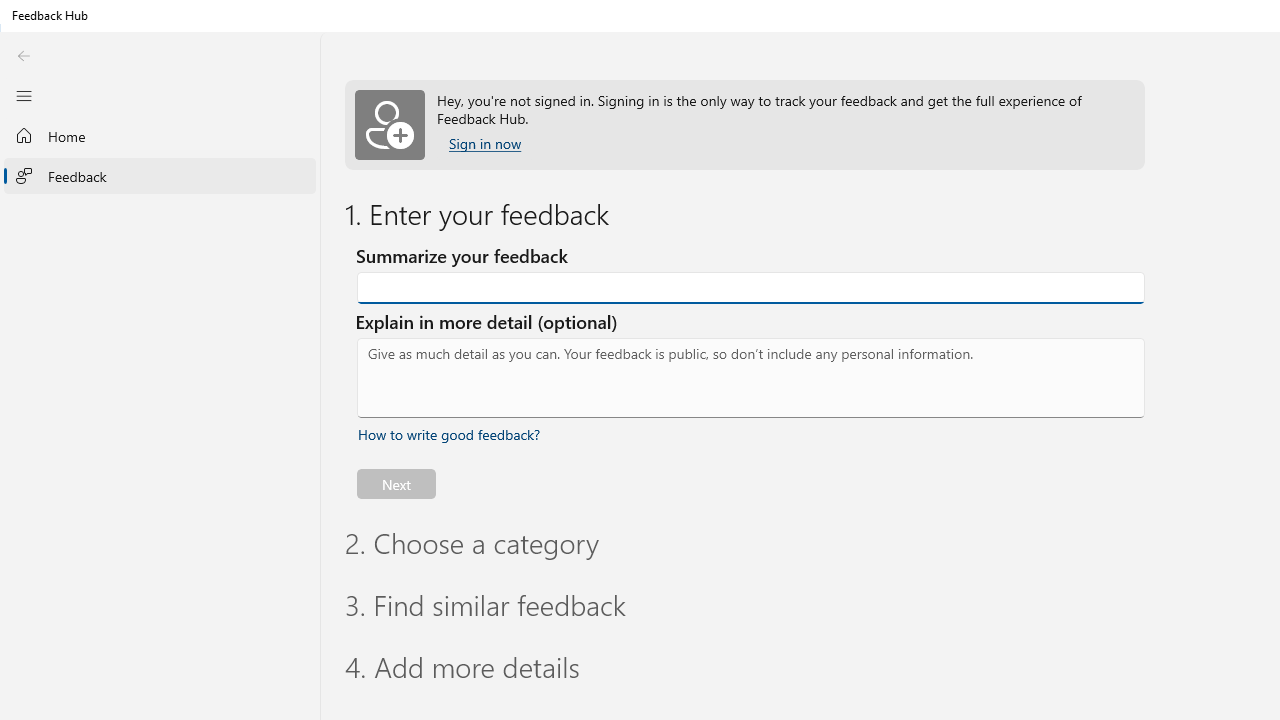  I want to click on 'Back', so click(23, 55).